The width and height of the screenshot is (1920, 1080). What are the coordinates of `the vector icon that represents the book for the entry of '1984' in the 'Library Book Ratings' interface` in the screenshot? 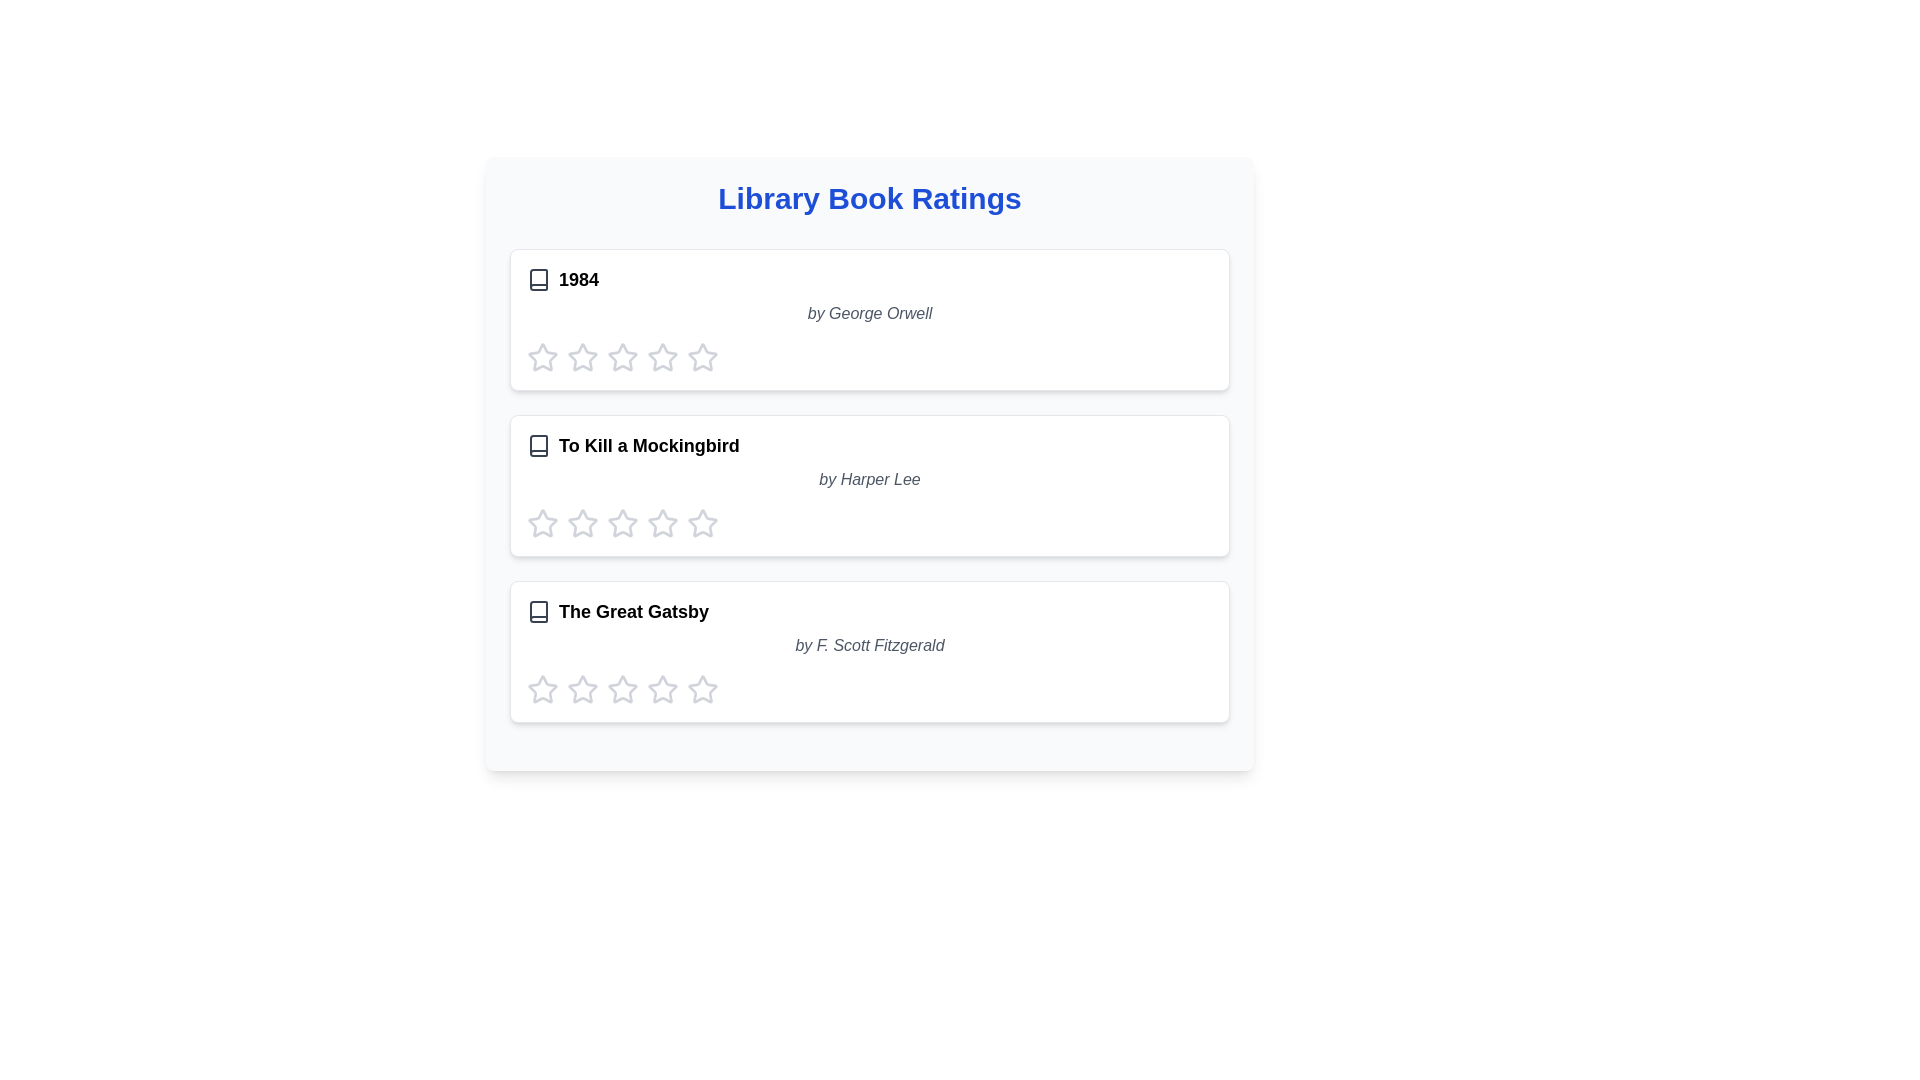 It's located at (538, 280).